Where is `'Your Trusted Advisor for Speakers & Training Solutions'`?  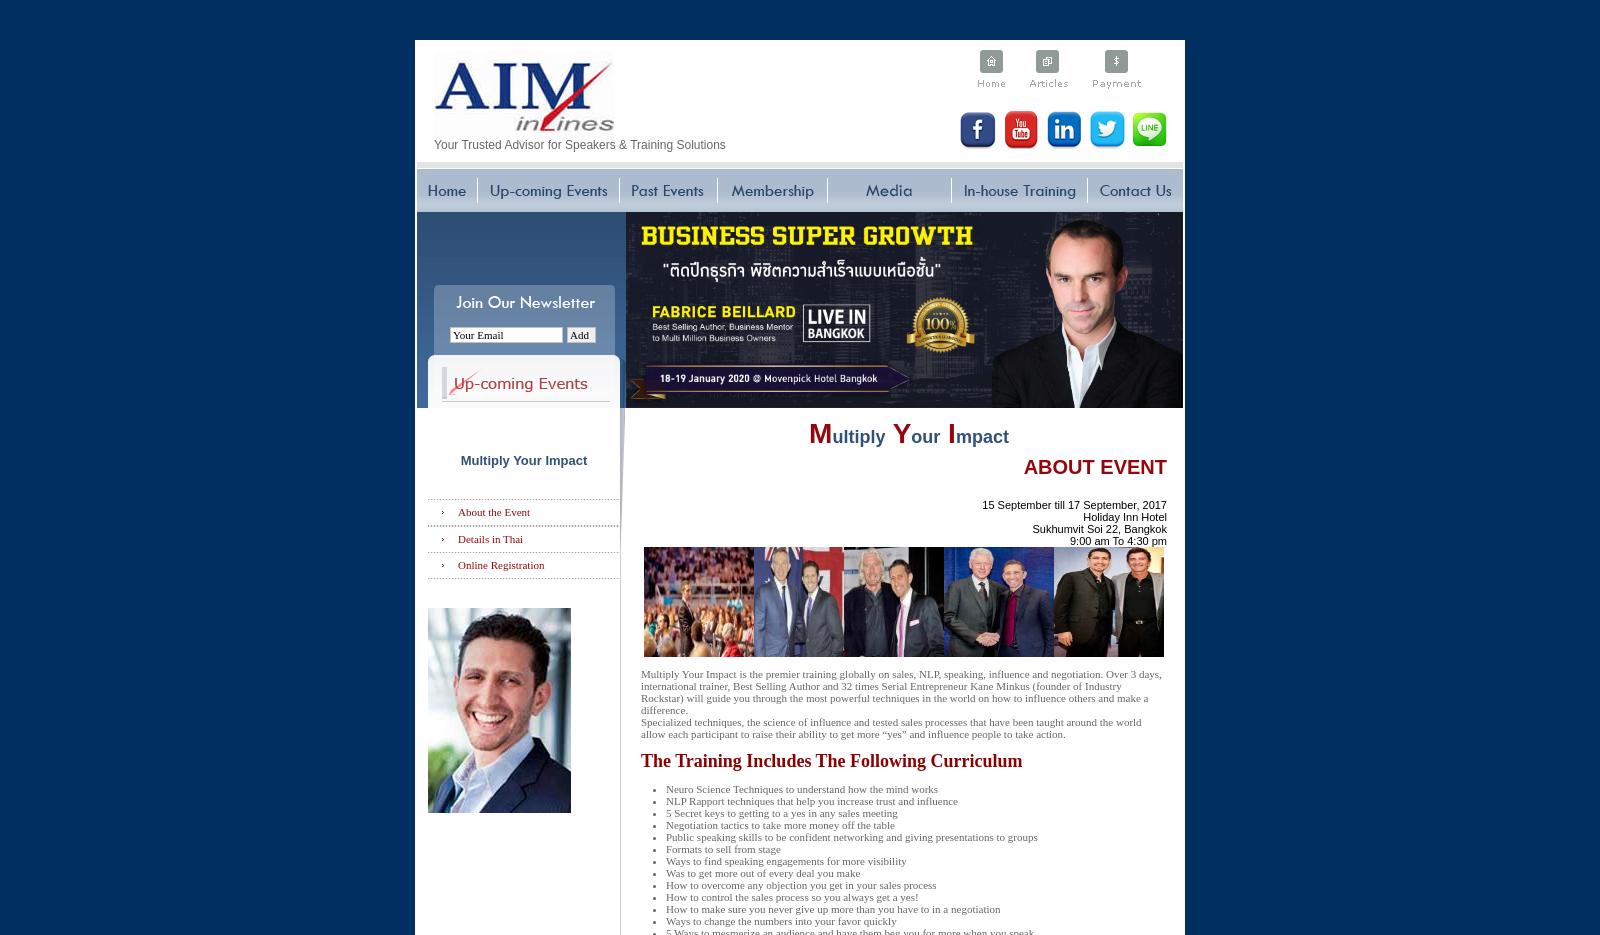
'Your Trusted Advisor for Speakers & Training Solutions' is located at coordinates (578, 143).